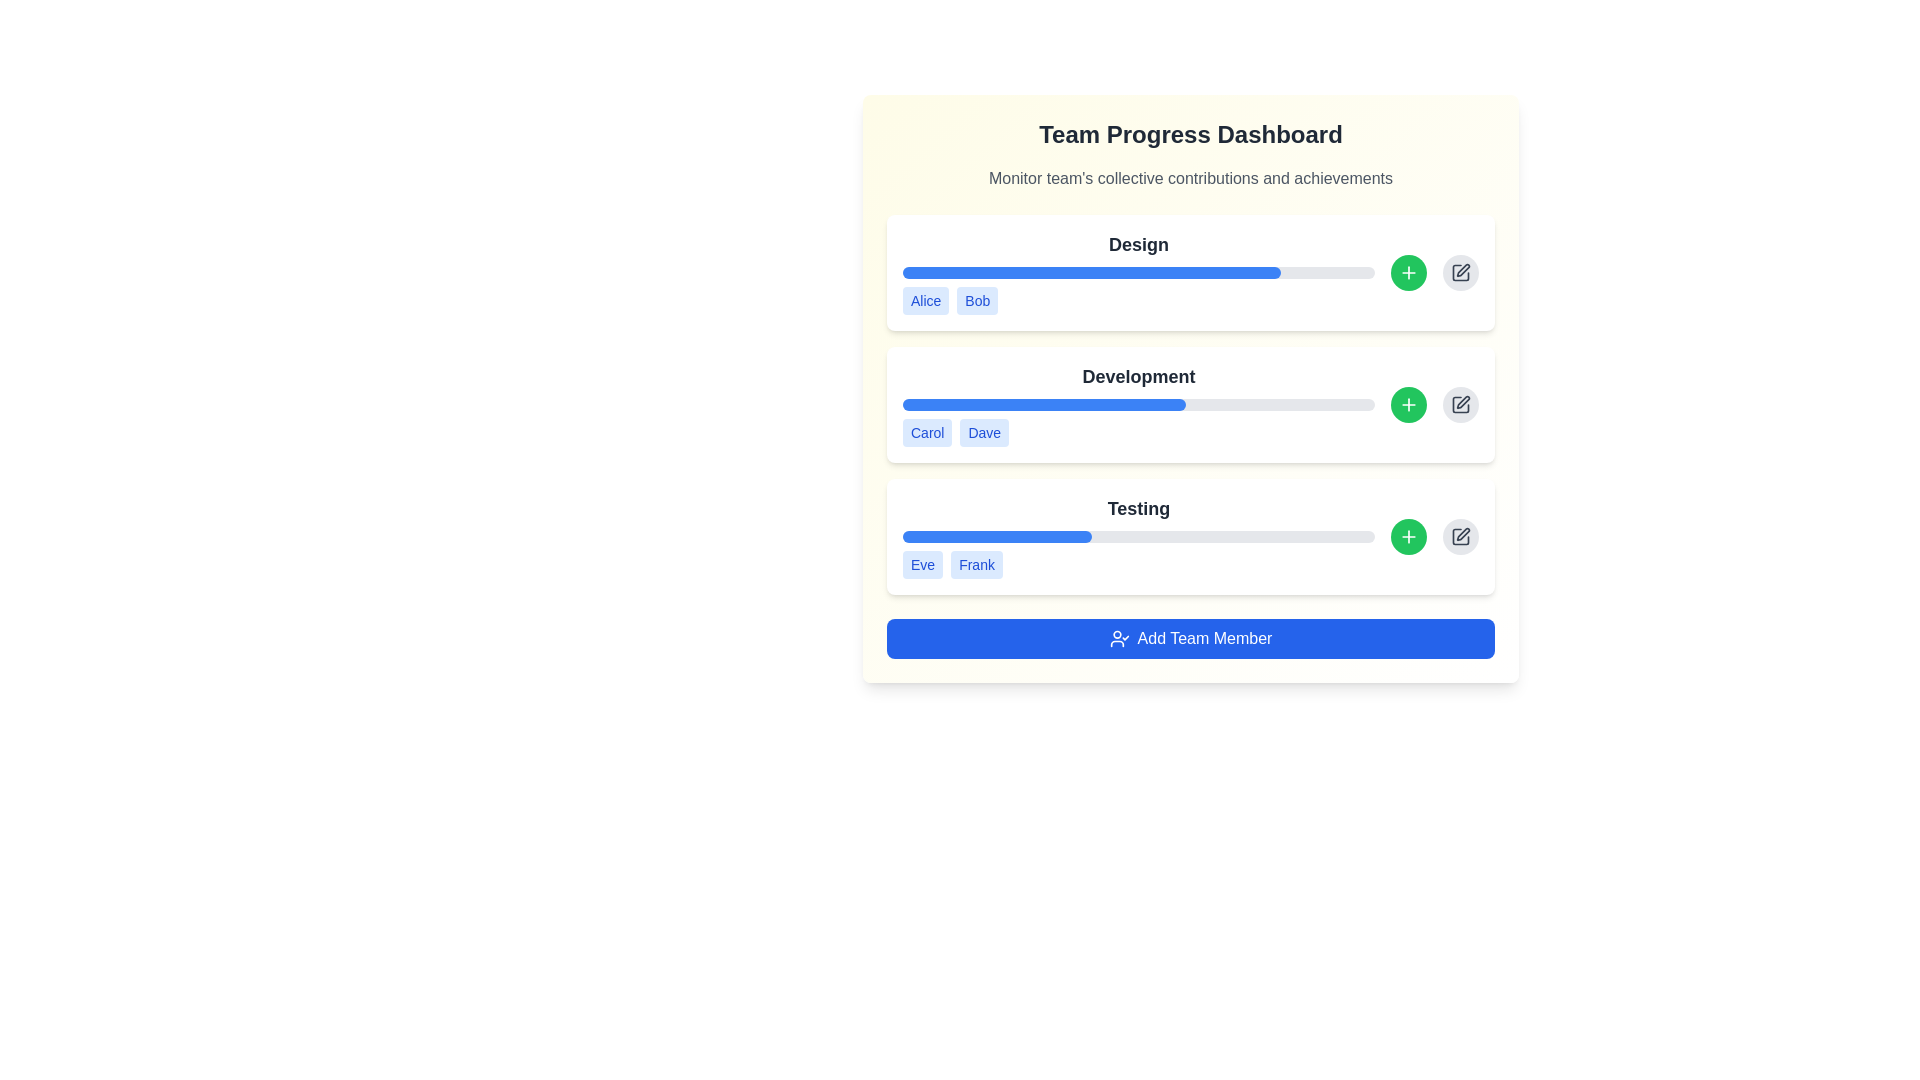 This screenshot has width=1920, height=1080. I want to click on the pen-shaped icon located in the lower-right section of the 'Testing' panel, so click(1463, 533).